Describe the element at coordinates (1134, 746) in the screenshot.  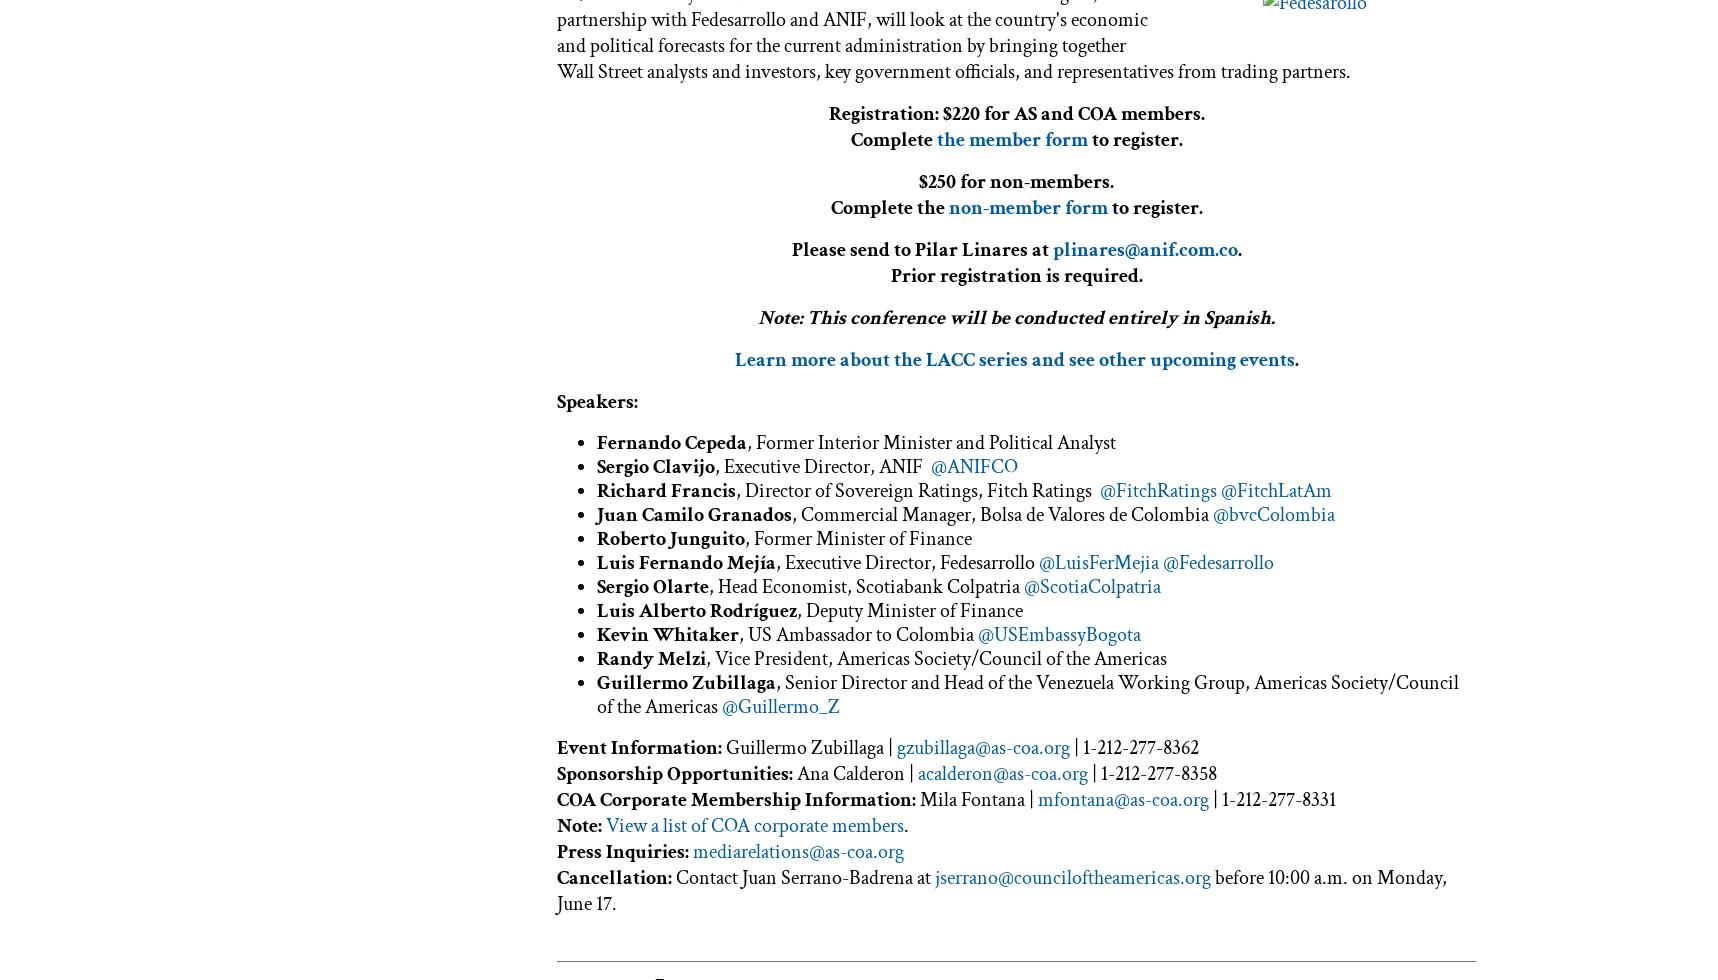
I see `'| 1-212-277-8362'` at that location.